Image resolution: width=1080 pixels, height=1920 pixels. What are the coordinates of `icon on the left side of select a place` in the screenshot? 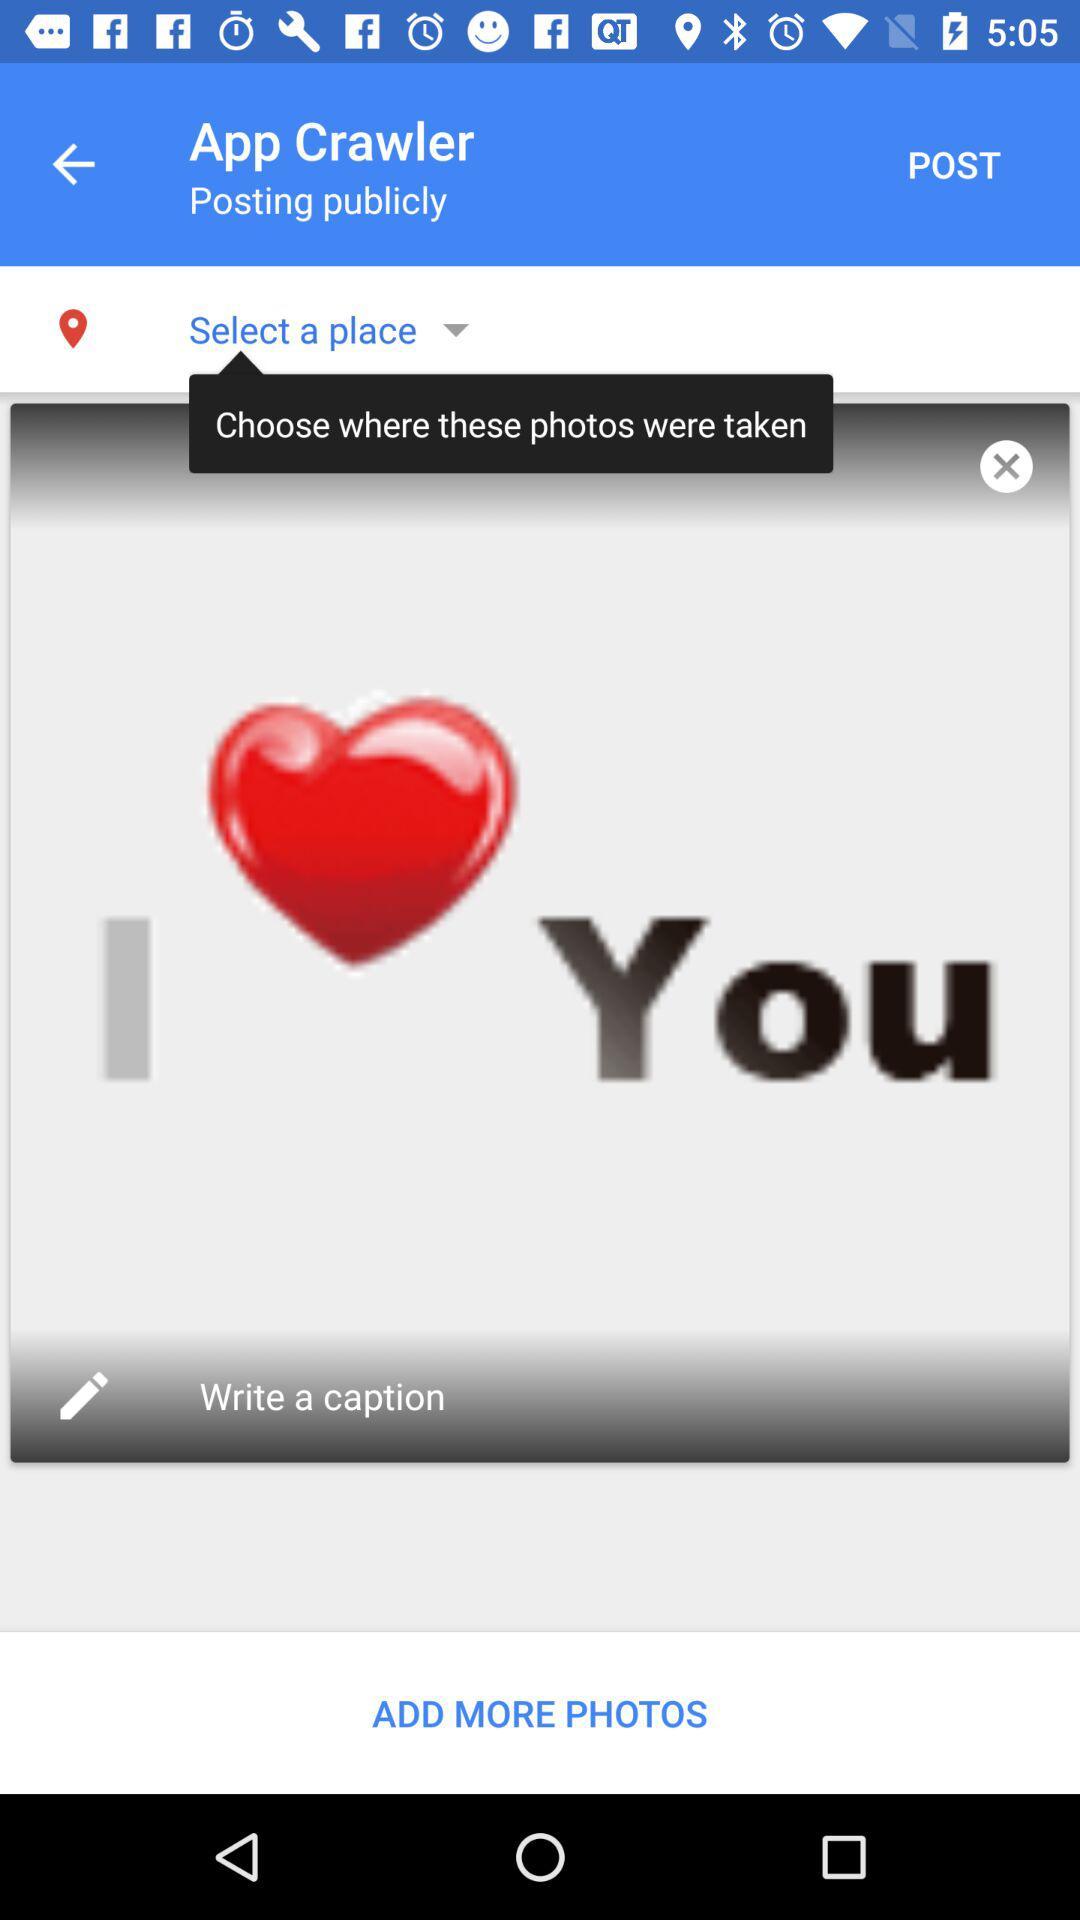 It's located at (72, 329).